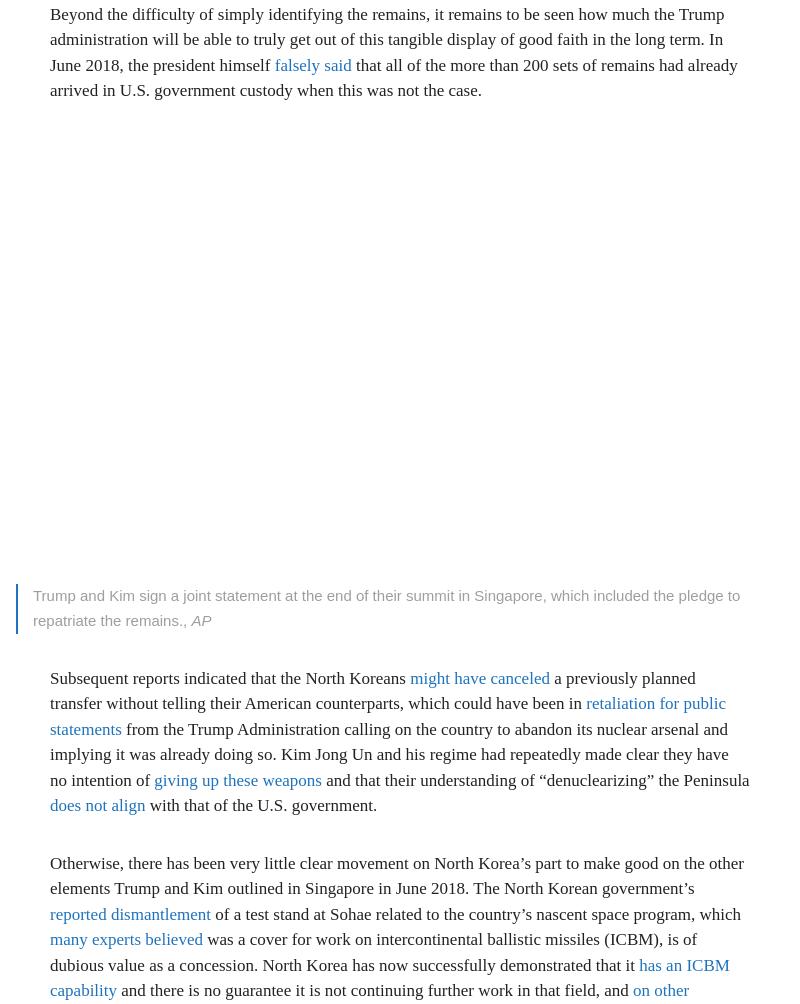 The image size is (800, 1004). Describe the element at coordinates (392, 77) in the screenshot. I see `'that all of the more than 200 sets of remains had already arrived in U.S. government custody when this was not the case.'` at that location.